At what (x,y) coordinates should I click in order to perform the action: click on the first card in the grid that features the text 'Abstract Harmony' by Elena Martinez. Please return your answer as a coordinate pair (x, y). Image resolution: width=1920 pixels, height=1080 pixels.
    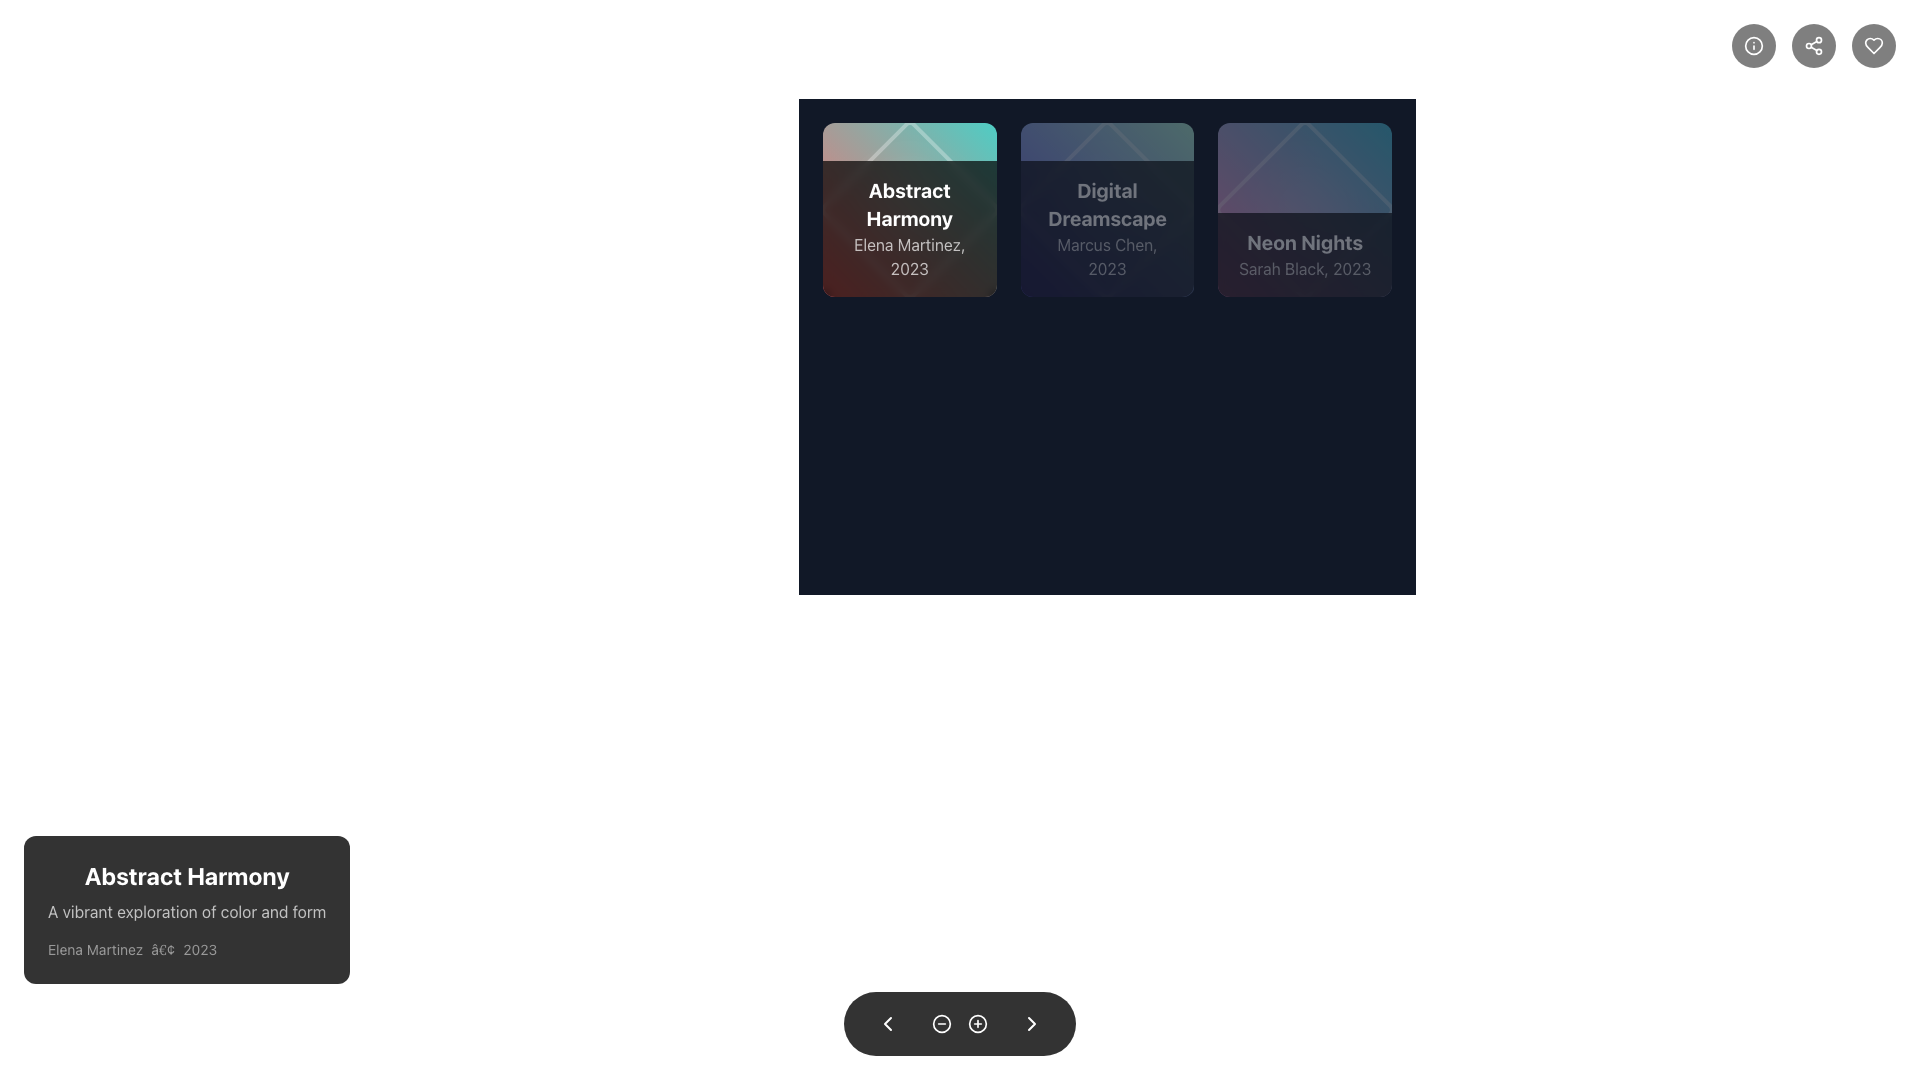
    Looking at the image, I should click on (908, 209).